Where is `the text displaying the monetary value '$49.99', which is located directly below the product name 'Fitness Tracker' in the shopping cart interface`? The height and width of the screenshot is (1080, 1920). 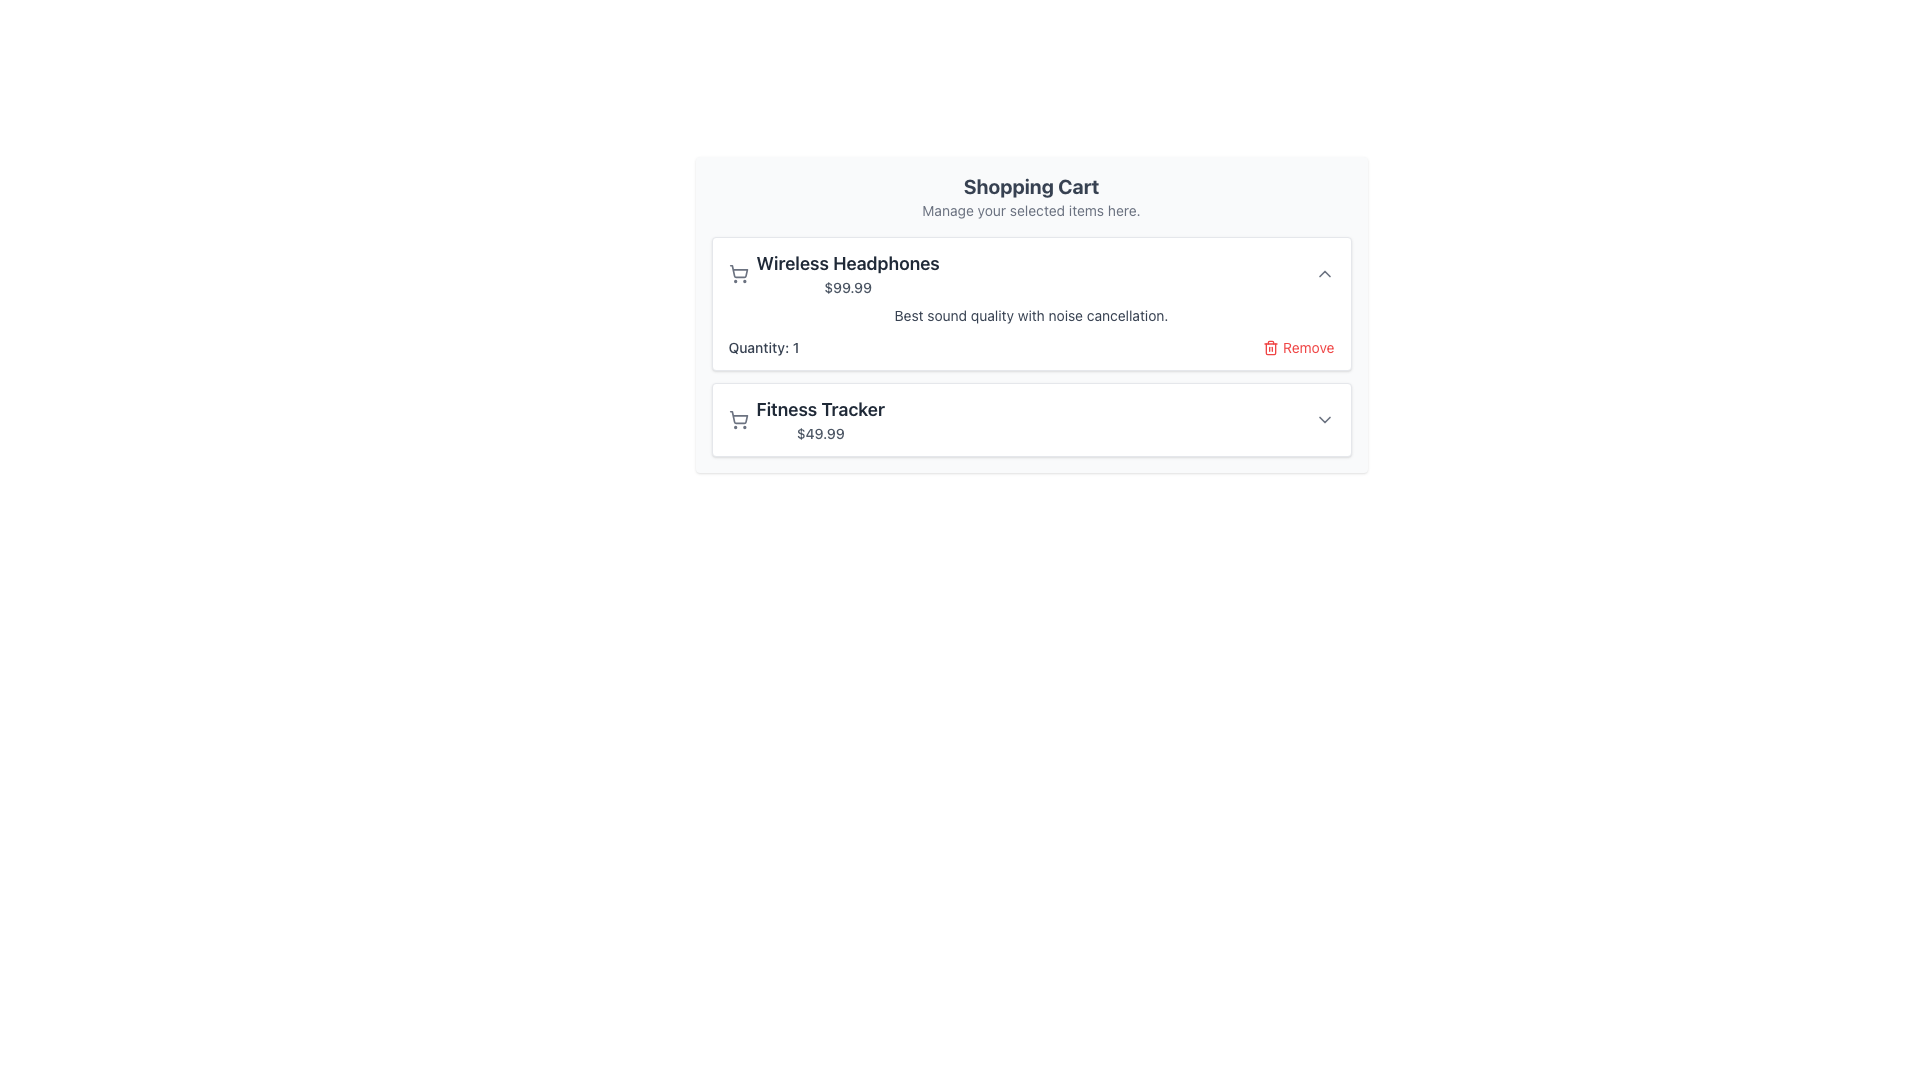
the text displaying the monetary value '$49.99', which is located directly below the product name 'Fitness Tracker' in the shopping cart interface is located at coordinates (820, 433).